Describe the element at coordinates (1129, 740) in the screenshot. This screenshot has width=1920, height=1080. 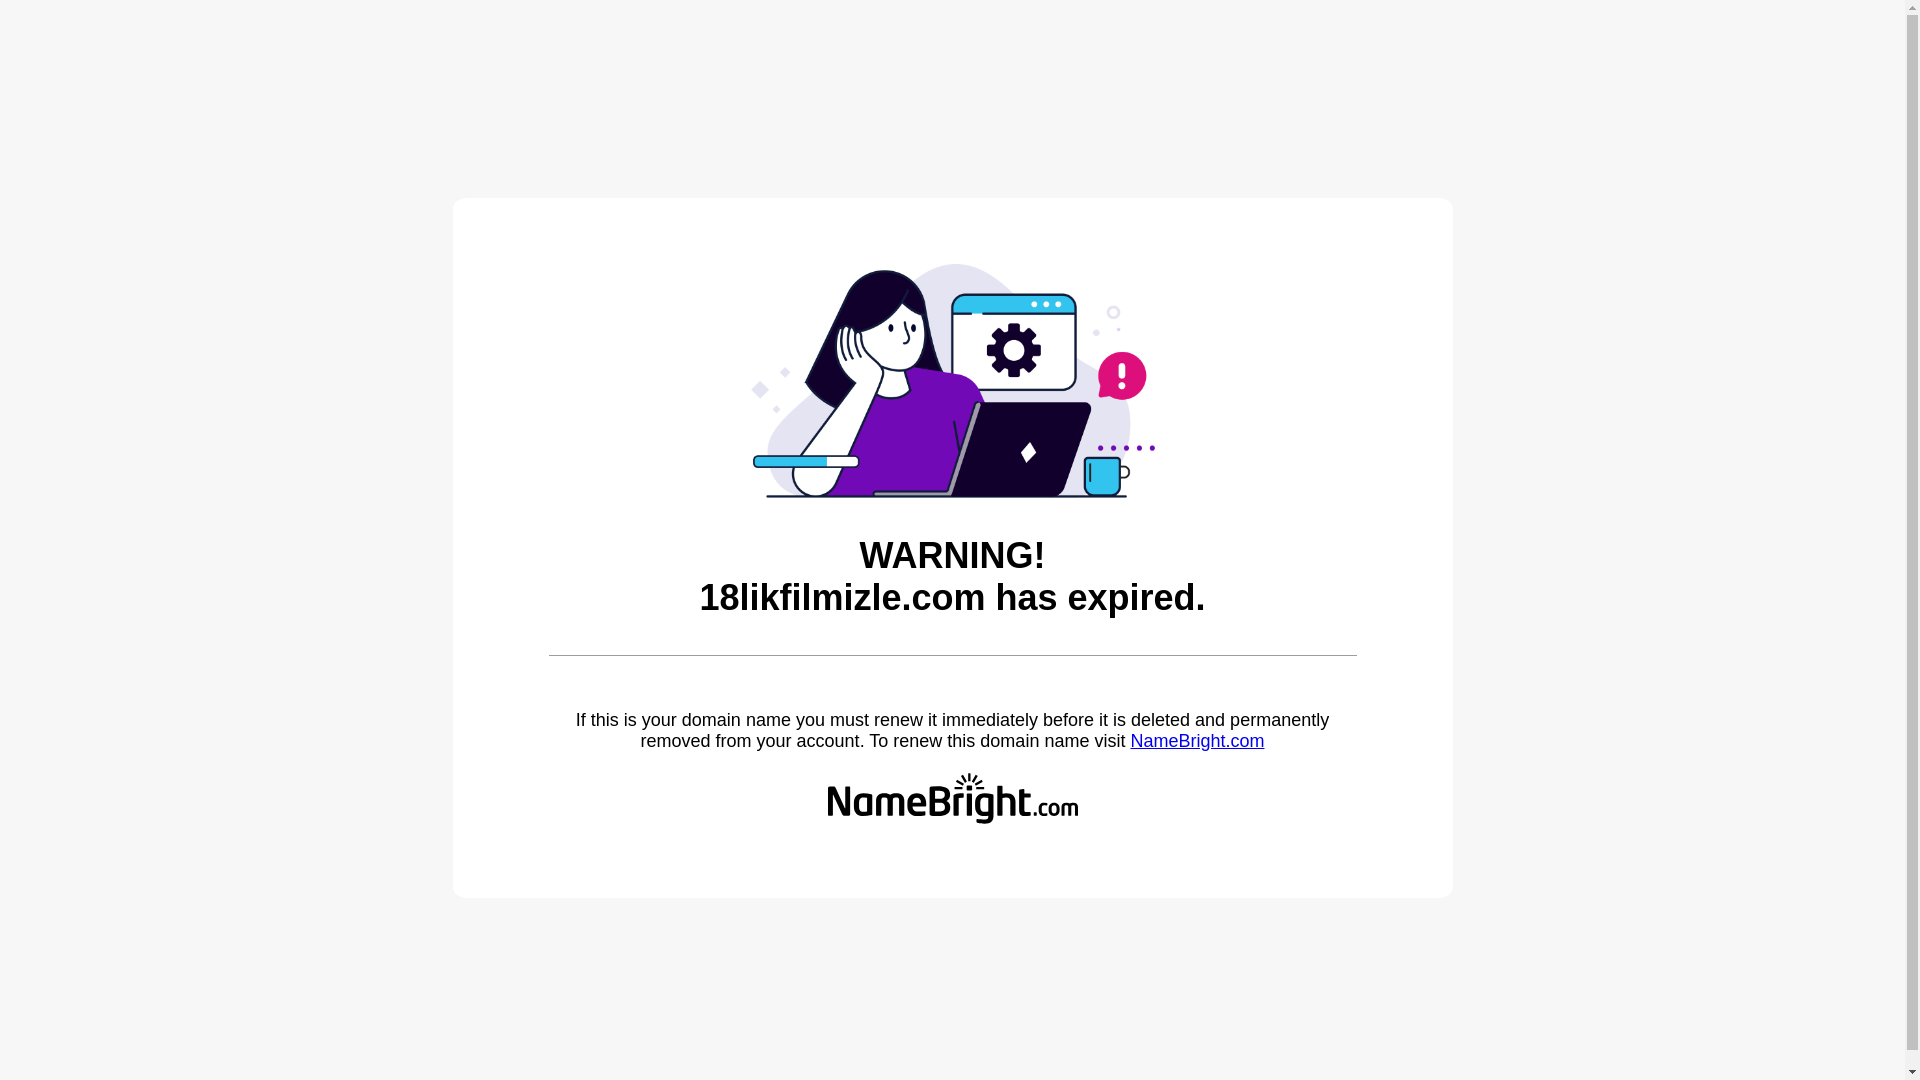
I see `'NameBright.com'` at that location.